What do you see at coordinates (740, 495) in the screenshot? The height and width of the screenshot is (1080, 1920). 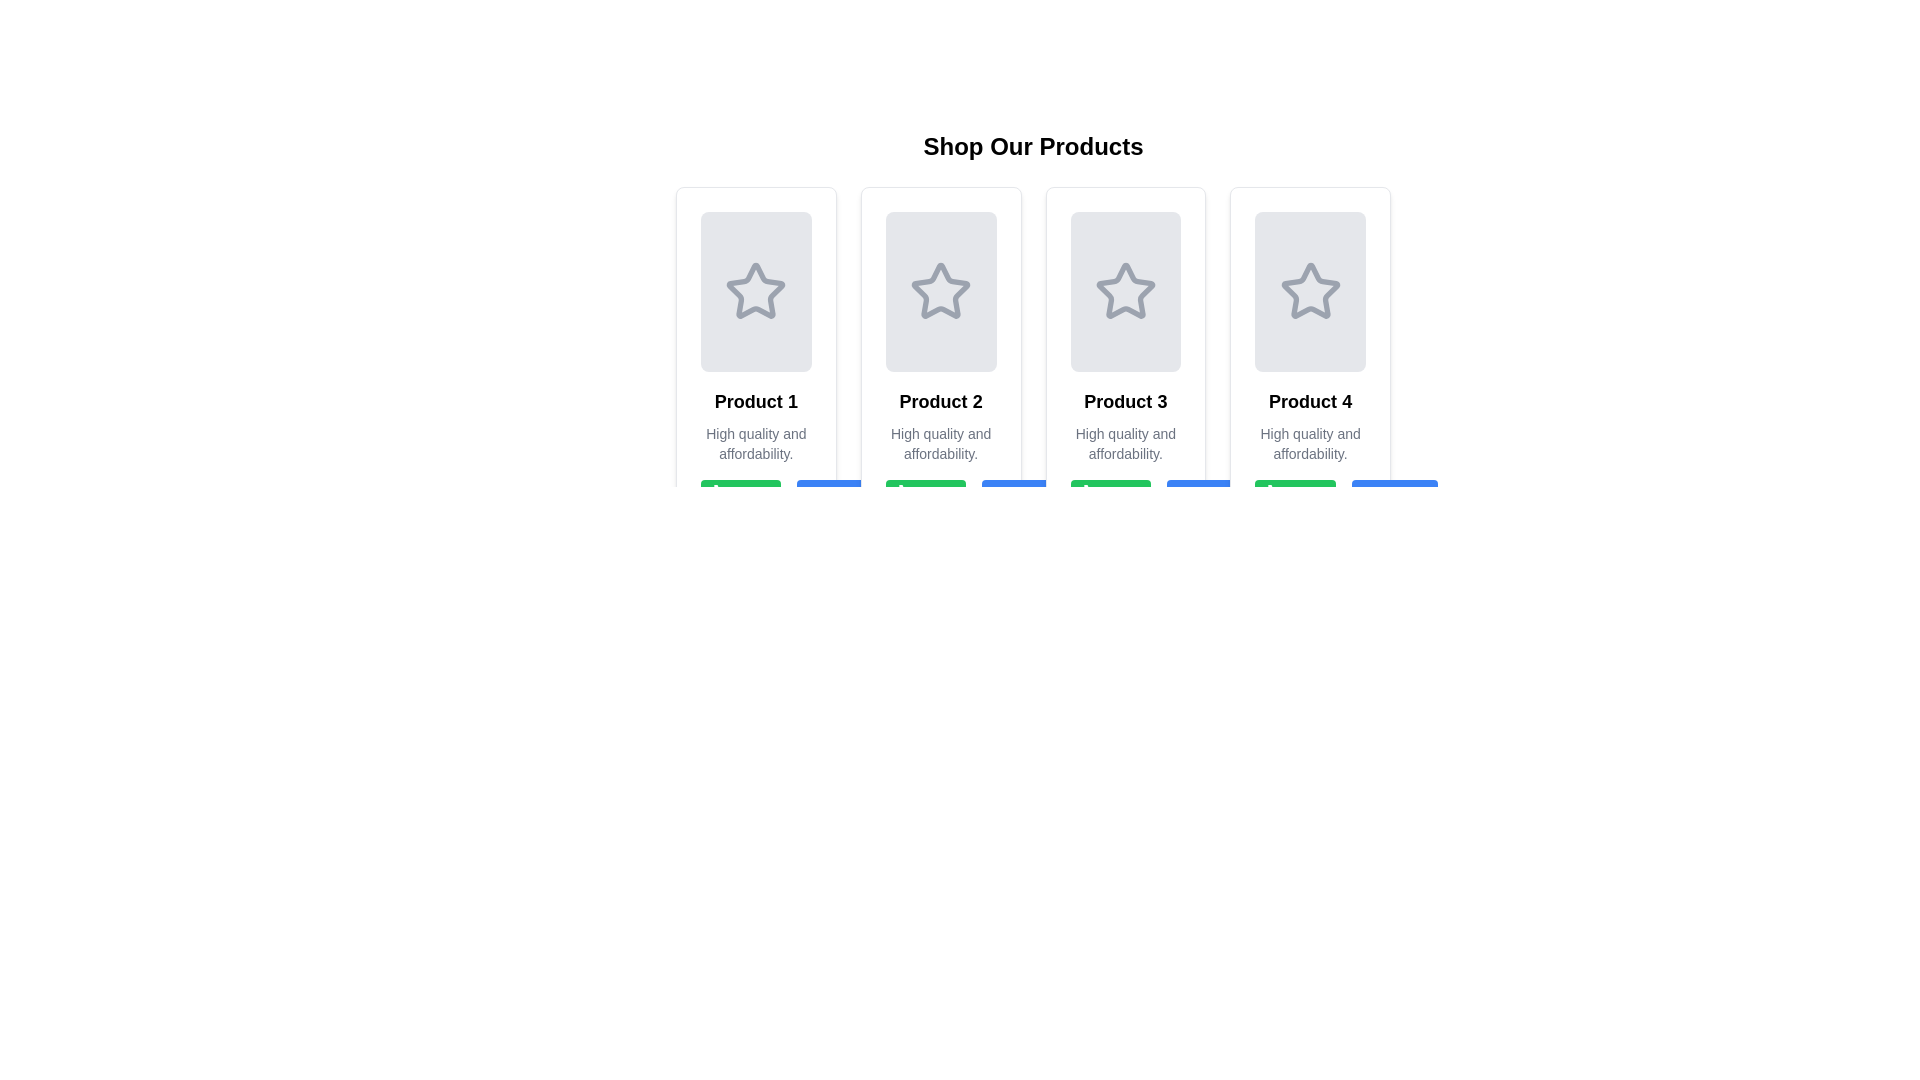 I see `the green 'Add' button with rounded corners and a white 'Add' label for accessibility` at bounding box center [740, 495].